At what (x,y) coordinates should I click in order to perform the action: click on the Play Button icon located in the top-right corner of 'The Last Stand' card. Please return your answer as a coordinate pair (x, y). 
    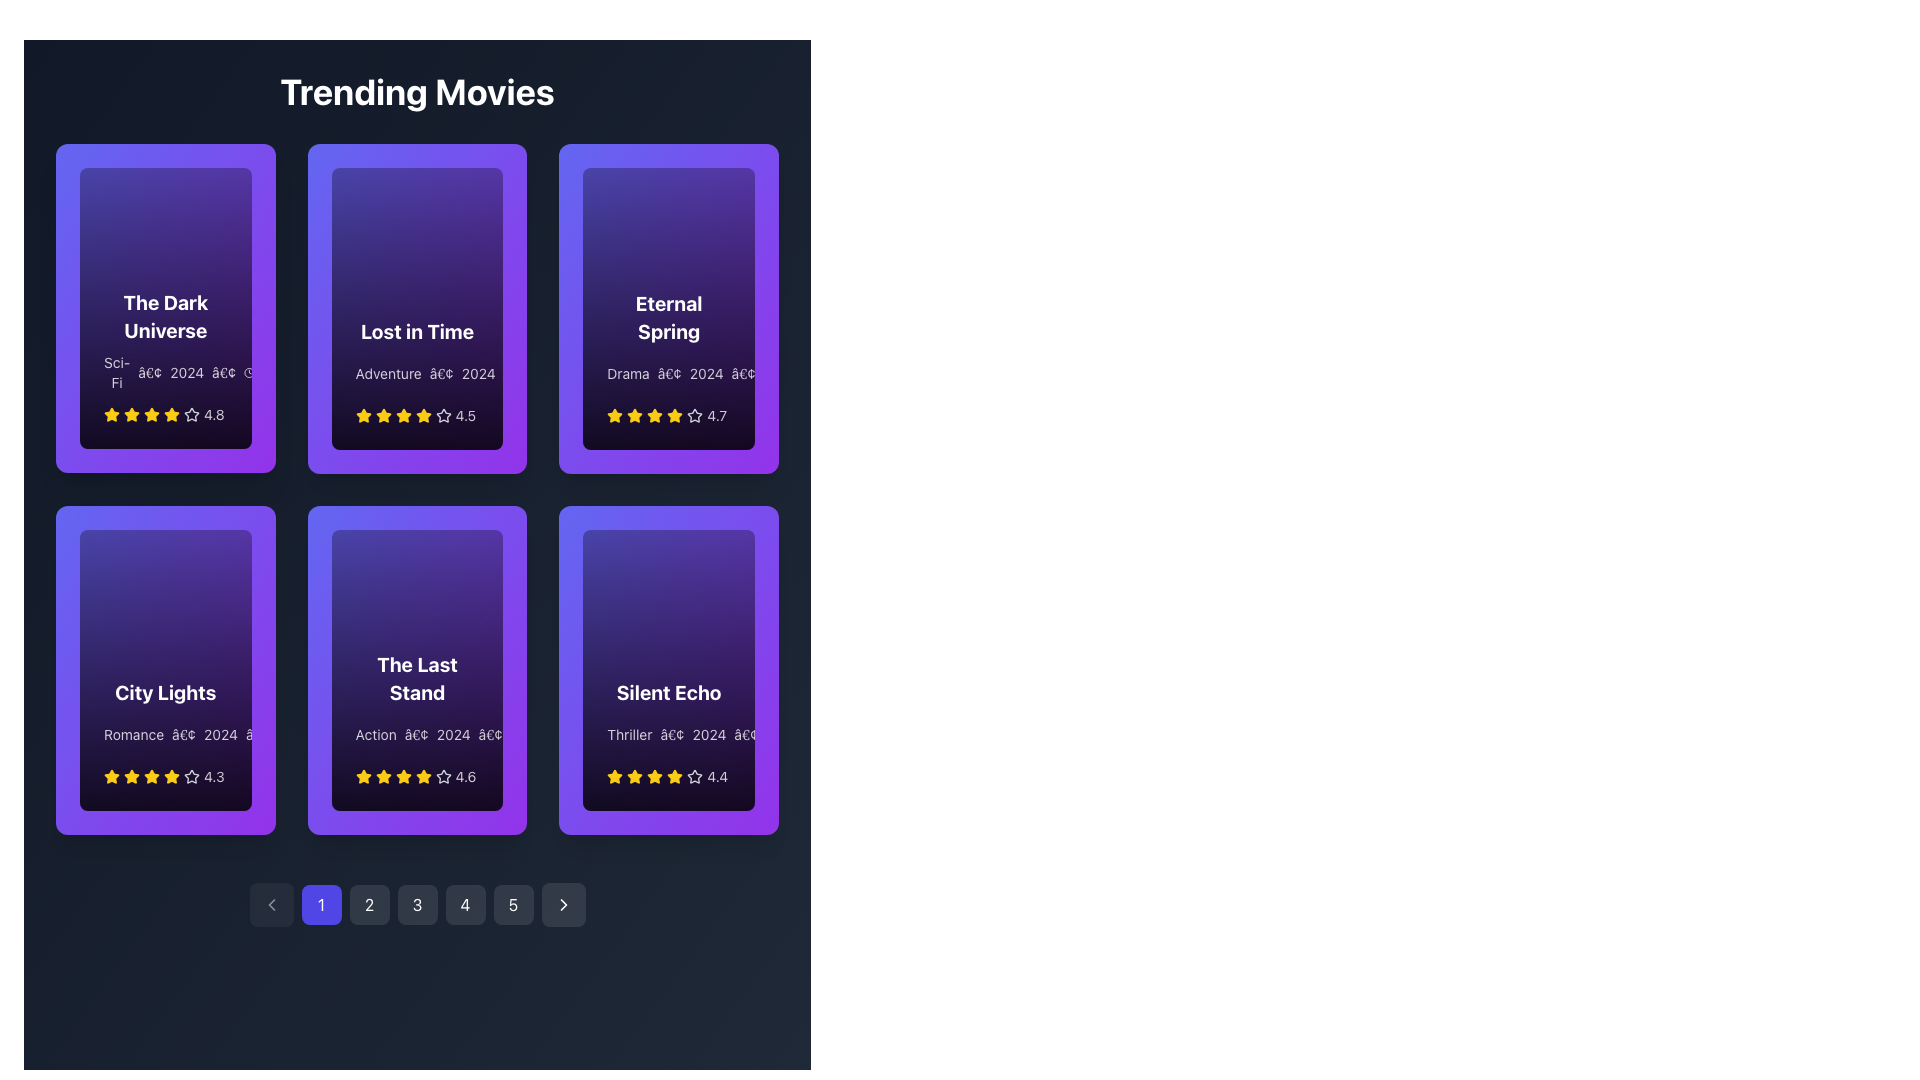
    Looking at the image, I should click on (494, 547).